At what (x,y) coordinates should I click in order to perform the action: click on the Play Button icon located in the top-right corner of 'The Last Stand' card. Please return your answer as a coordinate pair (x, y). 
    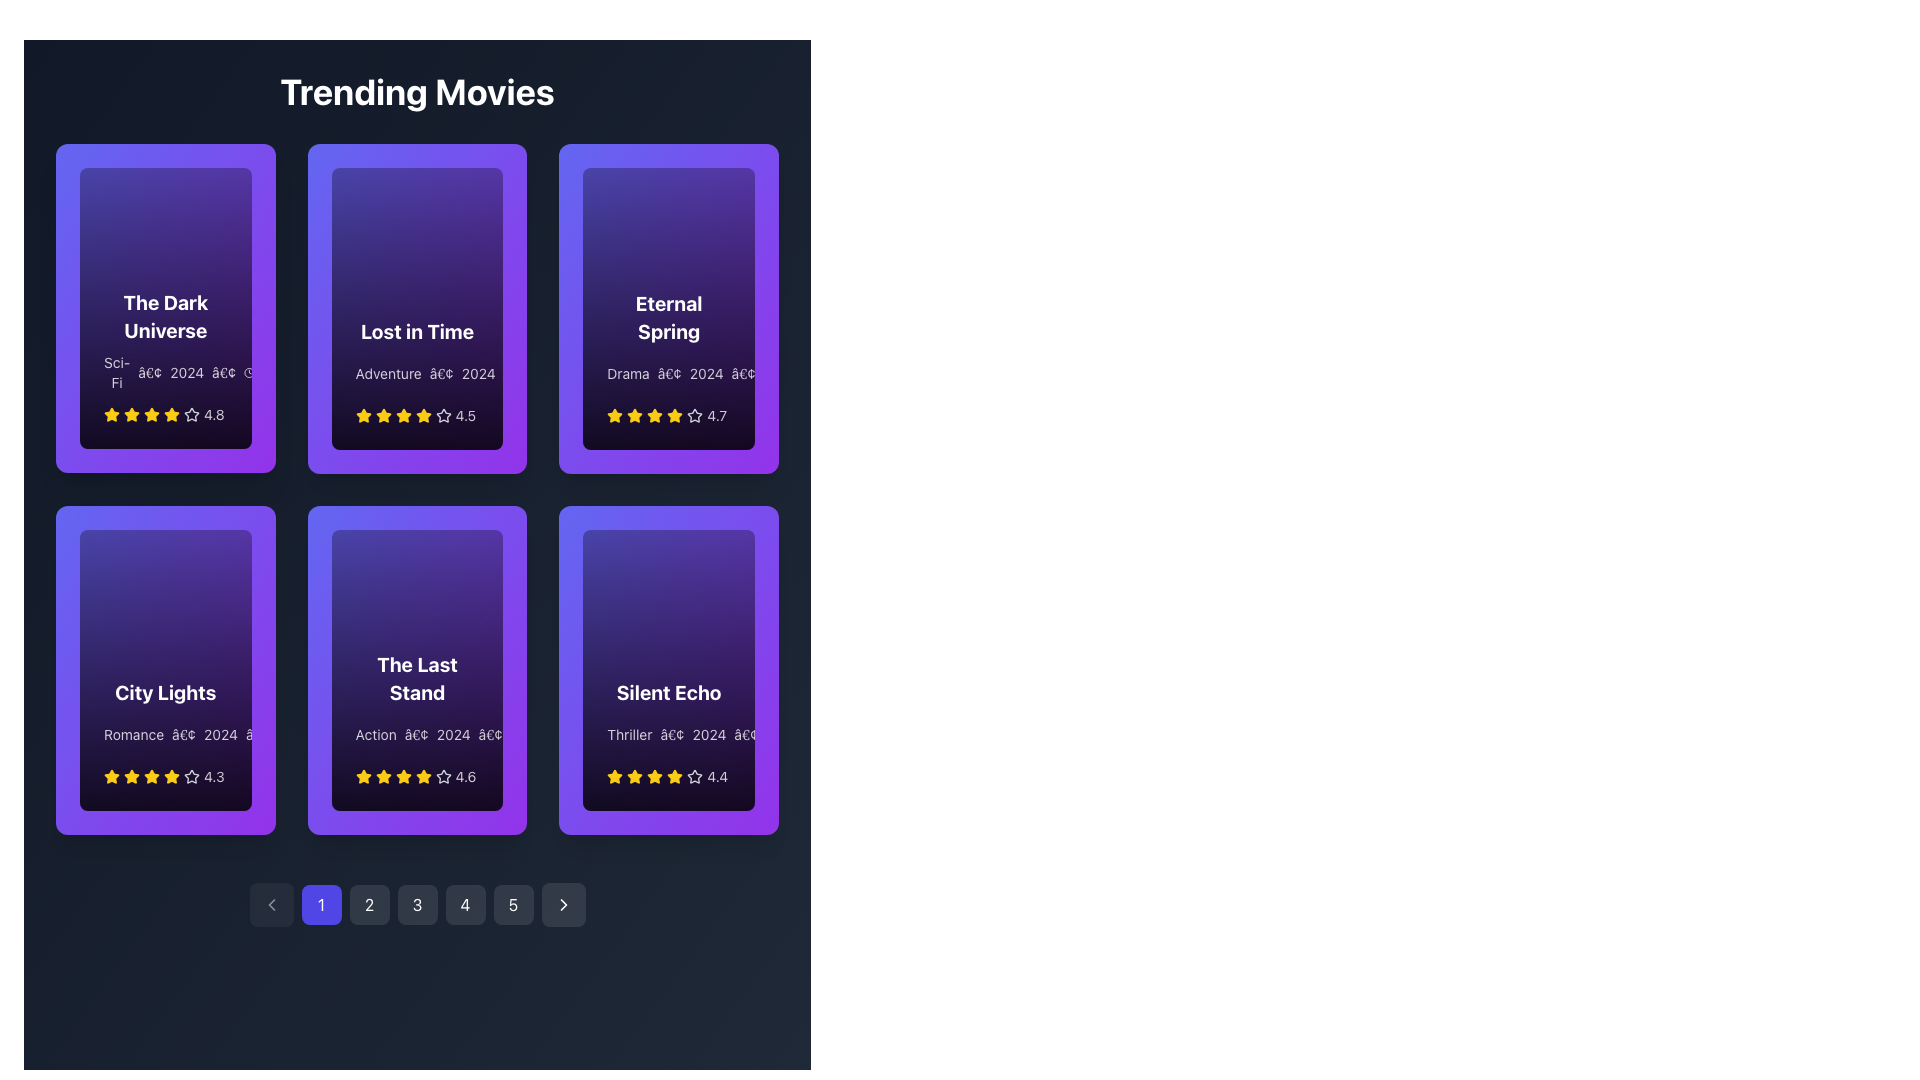
    Looking at the image, I should click on (494, 547).